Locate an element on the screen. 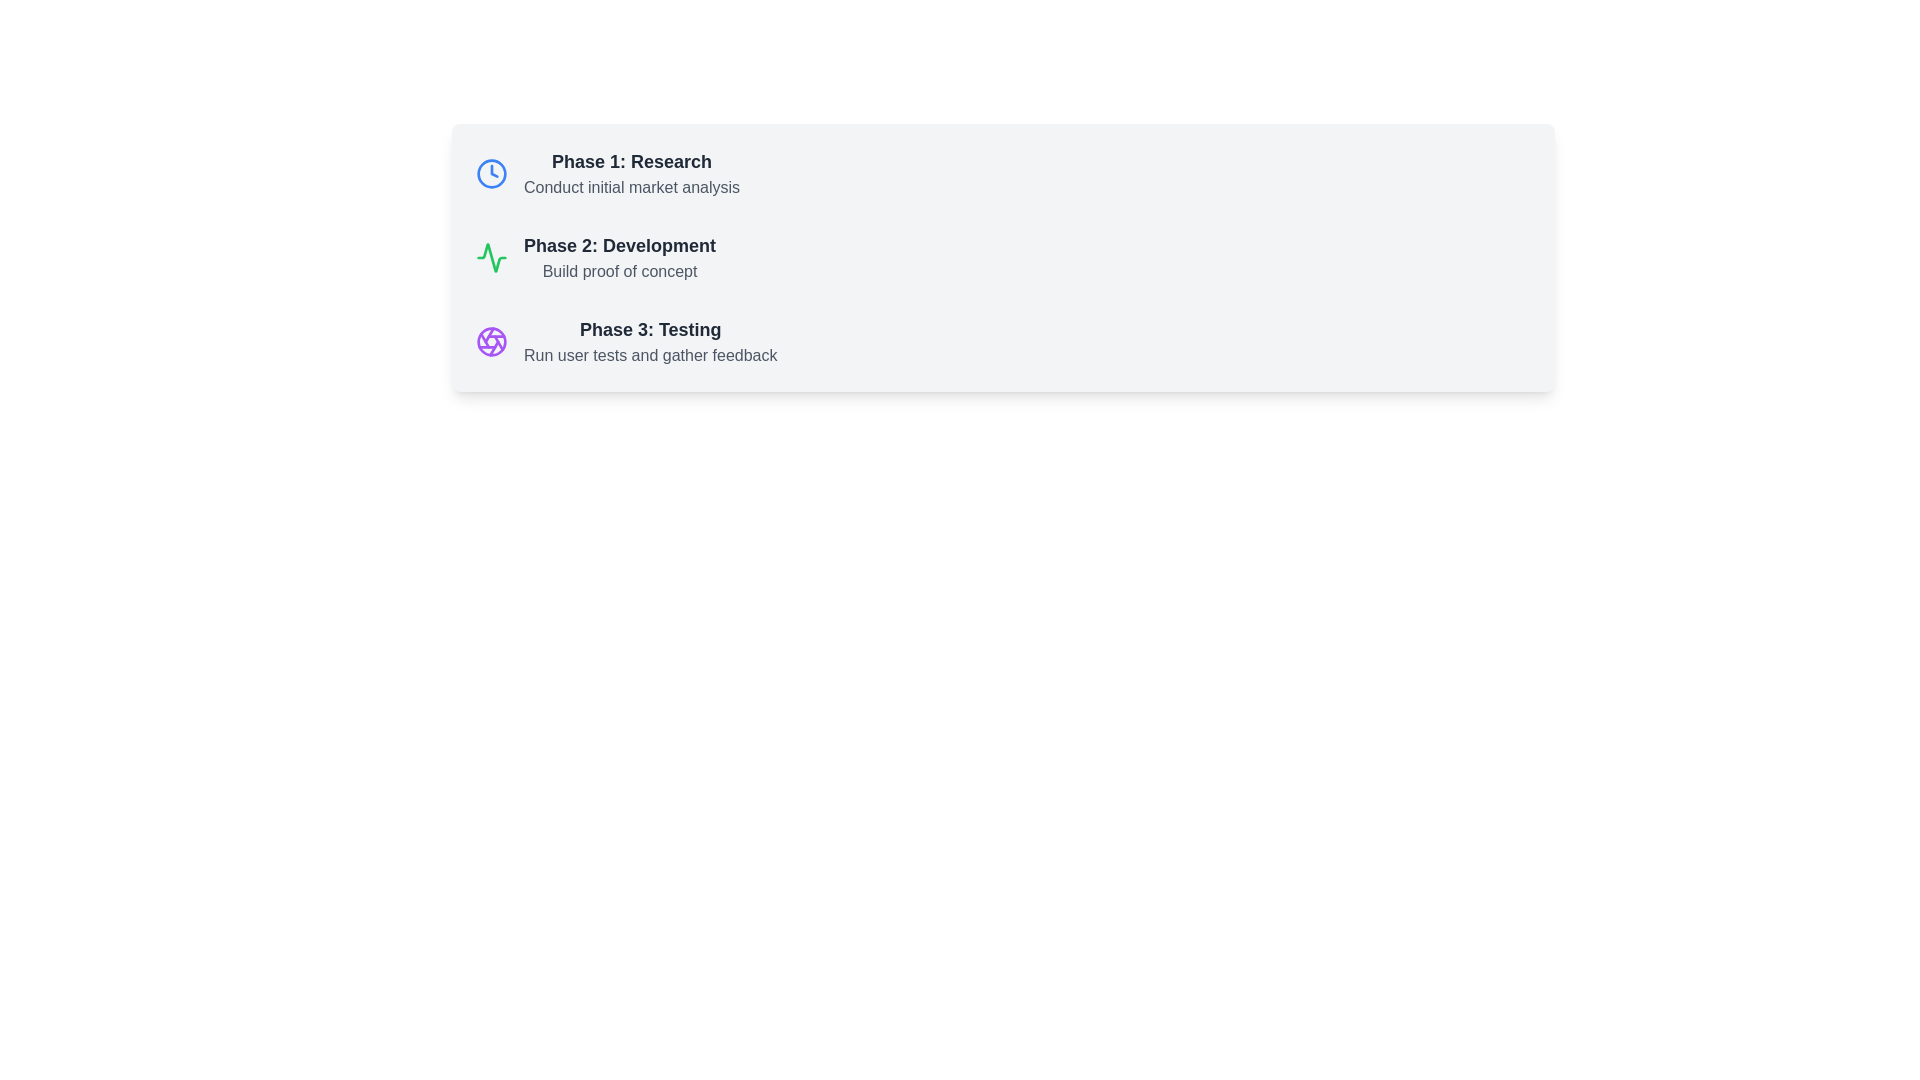 This screenshot has height=1080, width=1920. the text label reading 'Build proof of concept', which is styled in a smaller gray font and positioned below the bold title 'Phase 2: Development' is located at coordinates (618, 272).